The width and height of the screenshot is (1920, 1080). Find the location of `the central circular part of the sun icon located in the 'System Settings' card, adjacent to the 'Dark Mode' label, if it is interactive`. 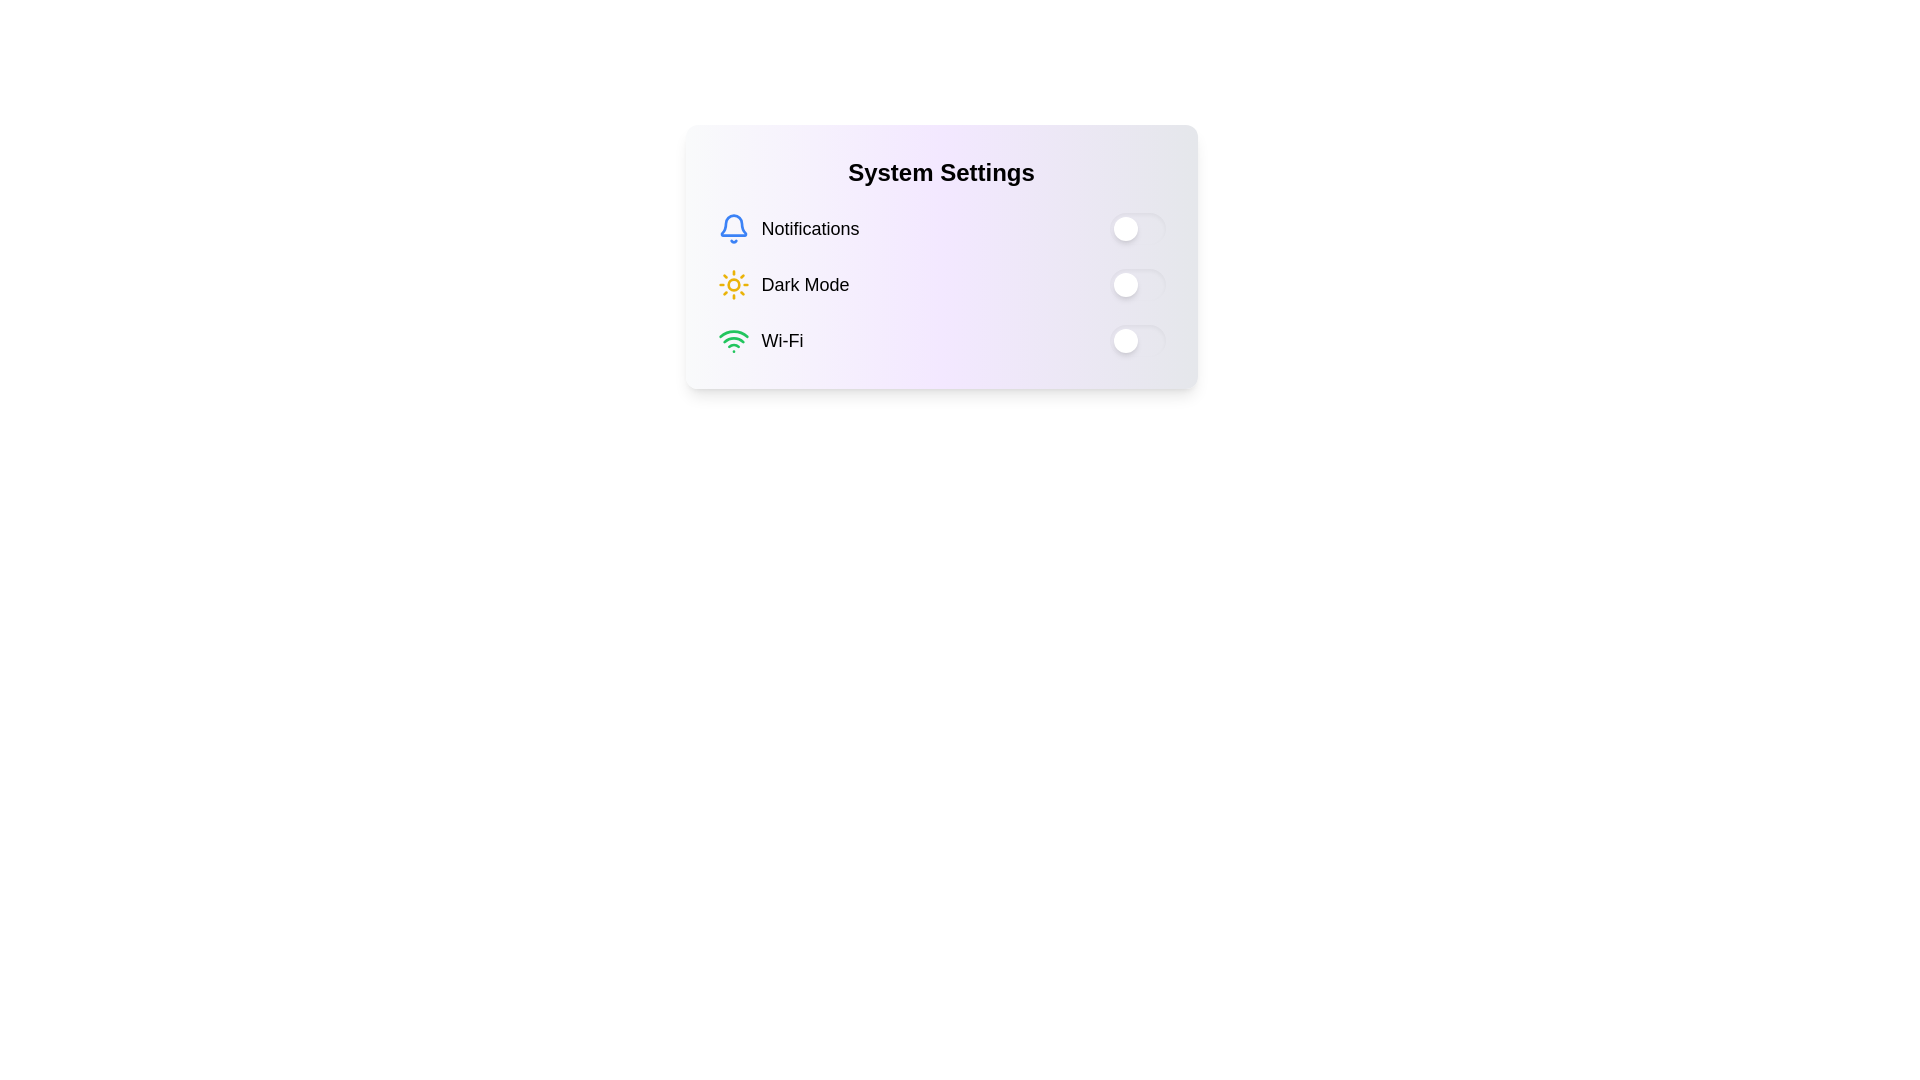

the central circular part of the sun icon located in the 'System Settings' card, adjacent to the 'Dark Mode' label, if it is interactive is located at coordinates (732, 285).